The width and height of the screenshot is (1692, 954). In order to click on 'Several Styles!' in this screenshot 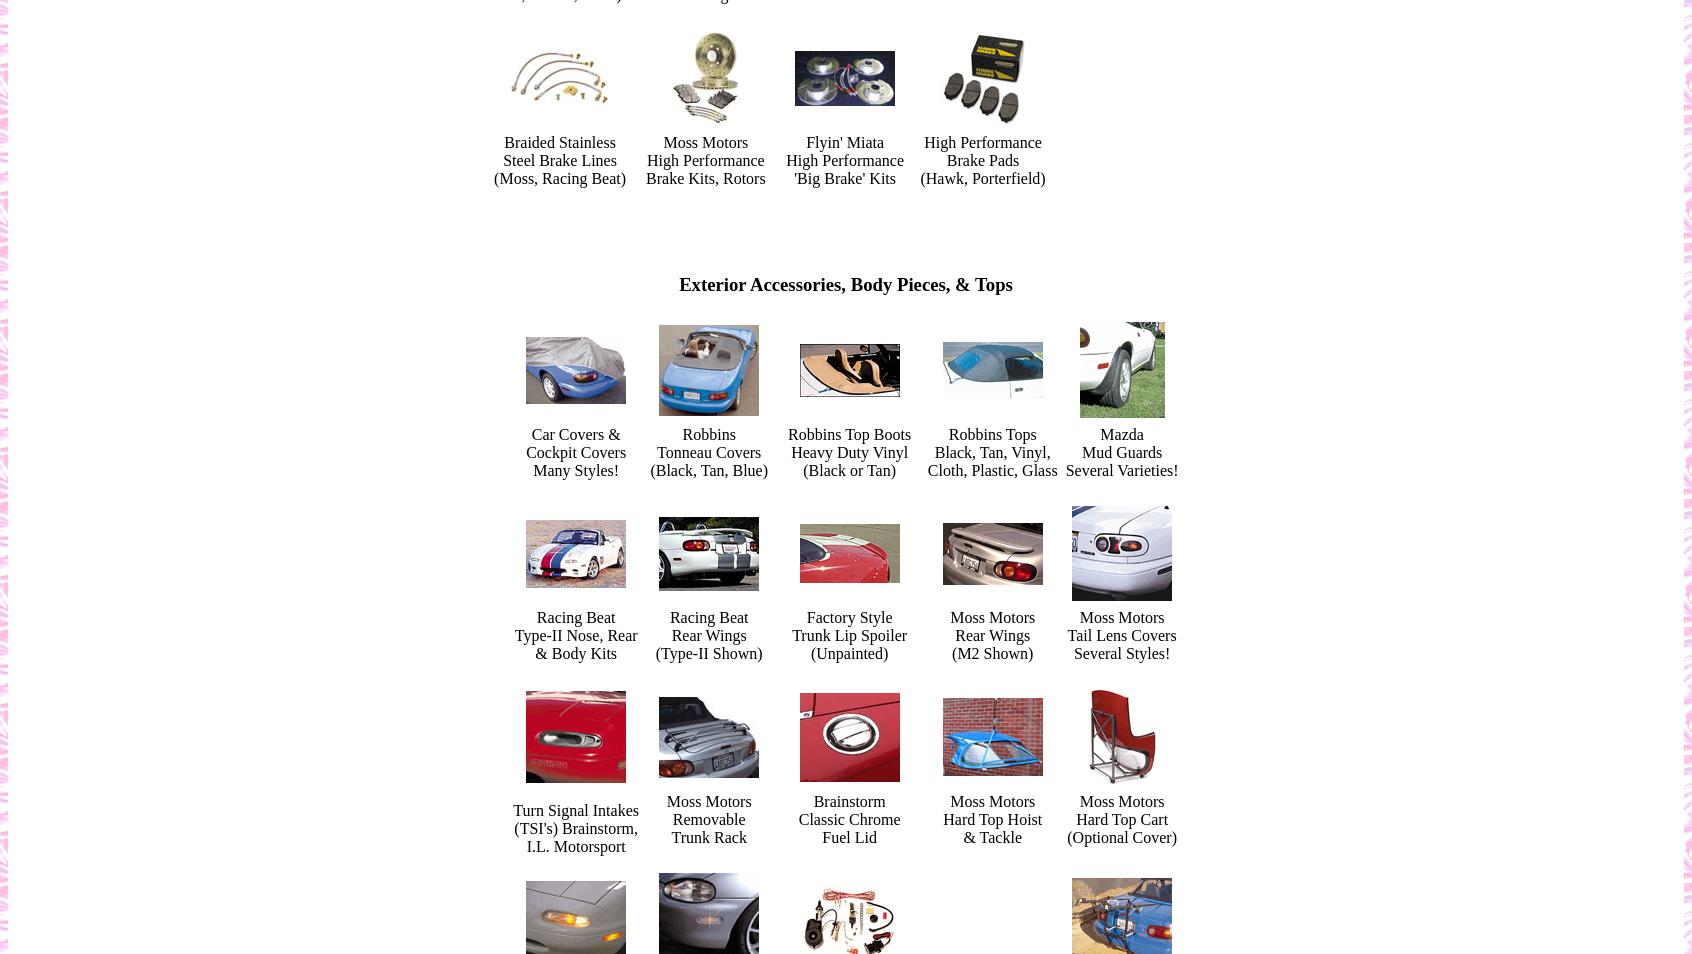, I will do `click(1121, 652)`.